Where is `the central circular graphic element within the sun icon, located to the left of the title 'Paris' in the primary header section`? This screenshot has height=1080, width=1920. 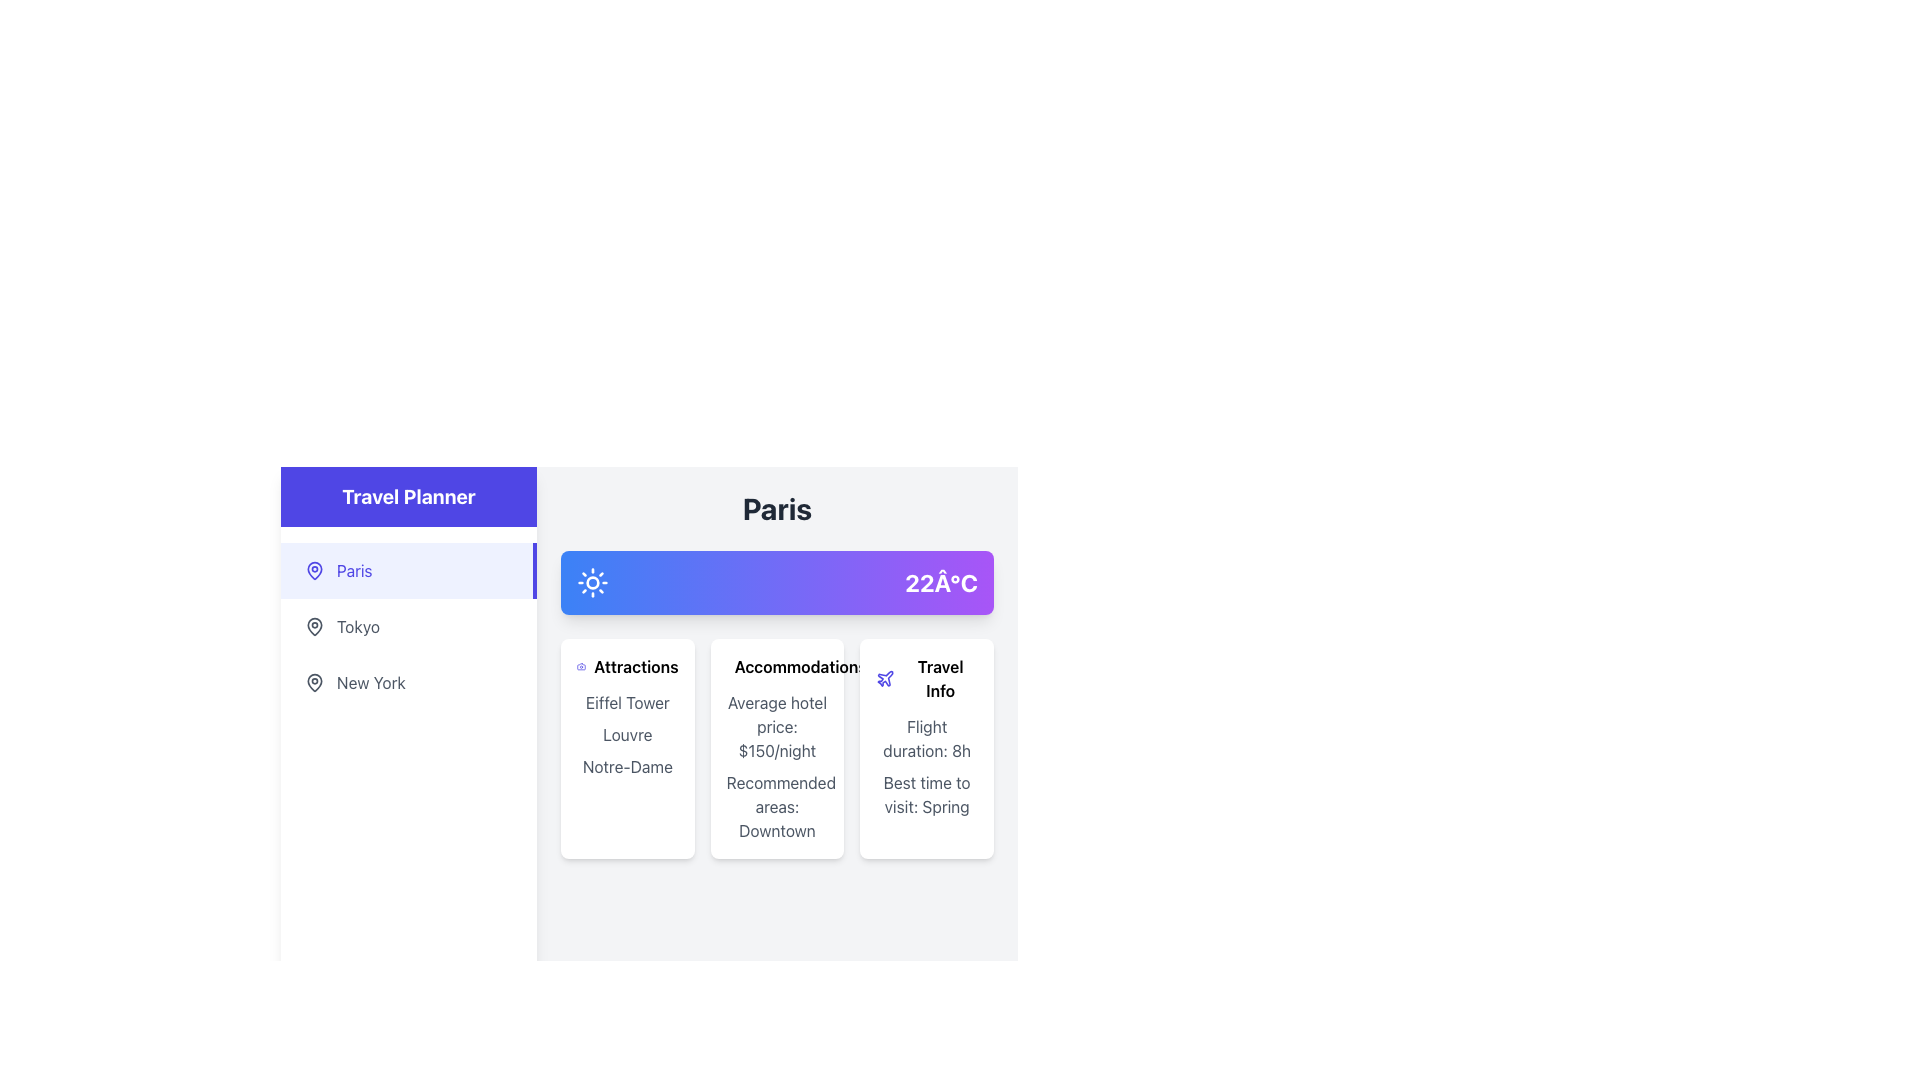
the central circular graphic element within the sun icon, located to the left of the title 'Paris' in the primary header section is located at coordinates (592, 582).